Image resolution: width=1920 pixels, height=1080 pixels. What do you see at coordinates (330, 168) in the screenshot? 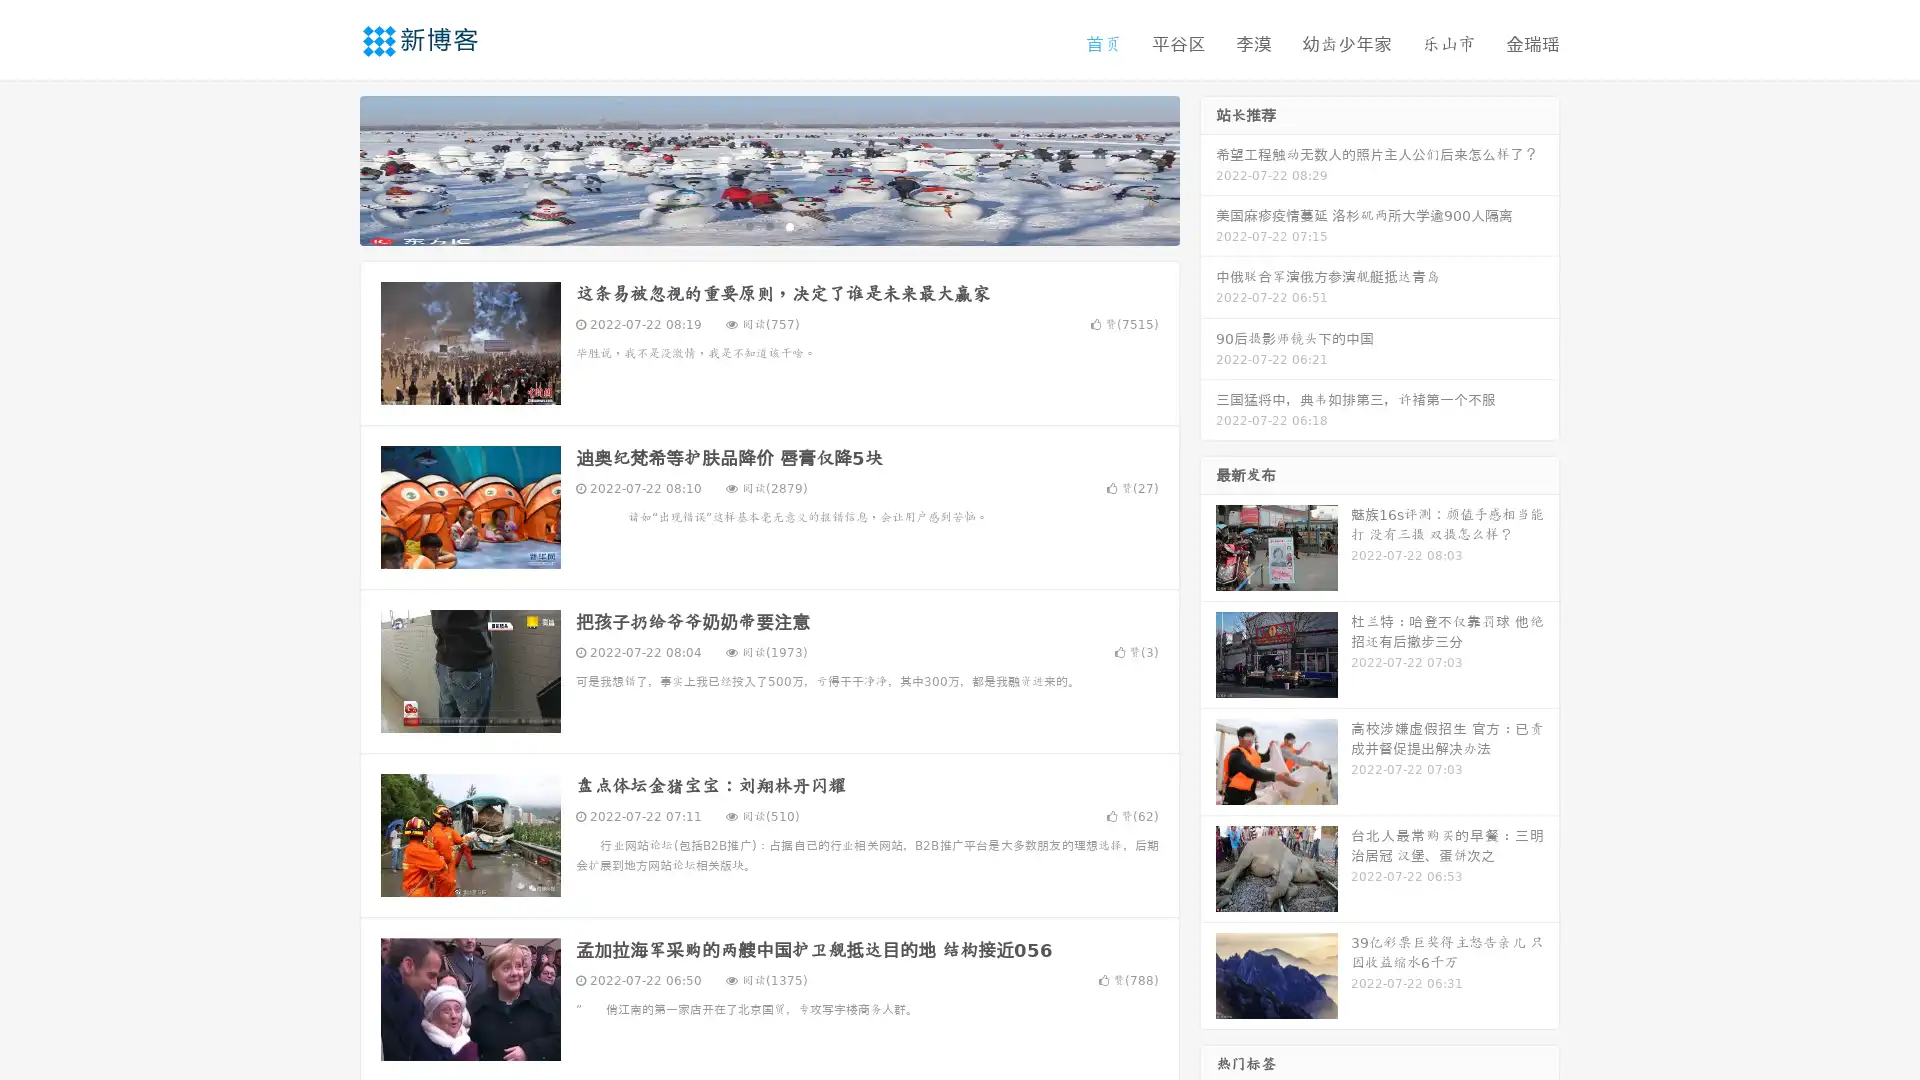
I see `Previous slide` at bounding box center [330, 168].